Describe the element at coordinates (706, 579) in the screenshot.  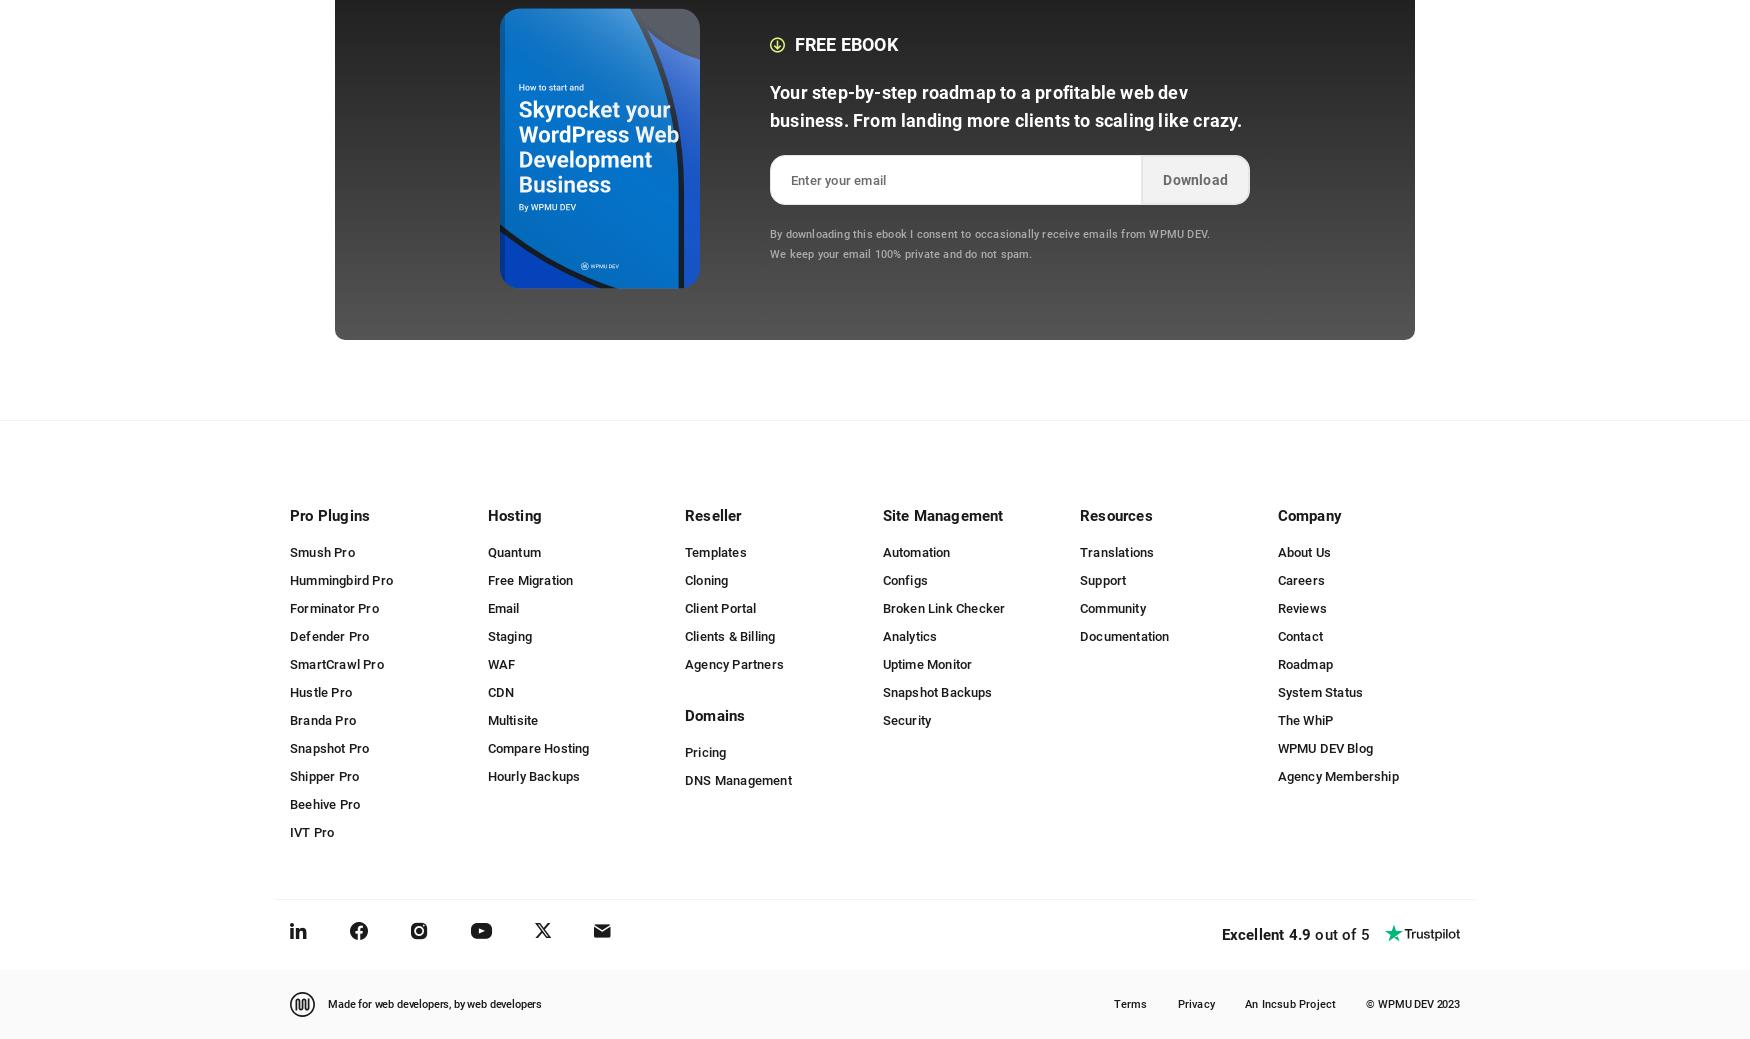
I see `'Cloning'` at that location.